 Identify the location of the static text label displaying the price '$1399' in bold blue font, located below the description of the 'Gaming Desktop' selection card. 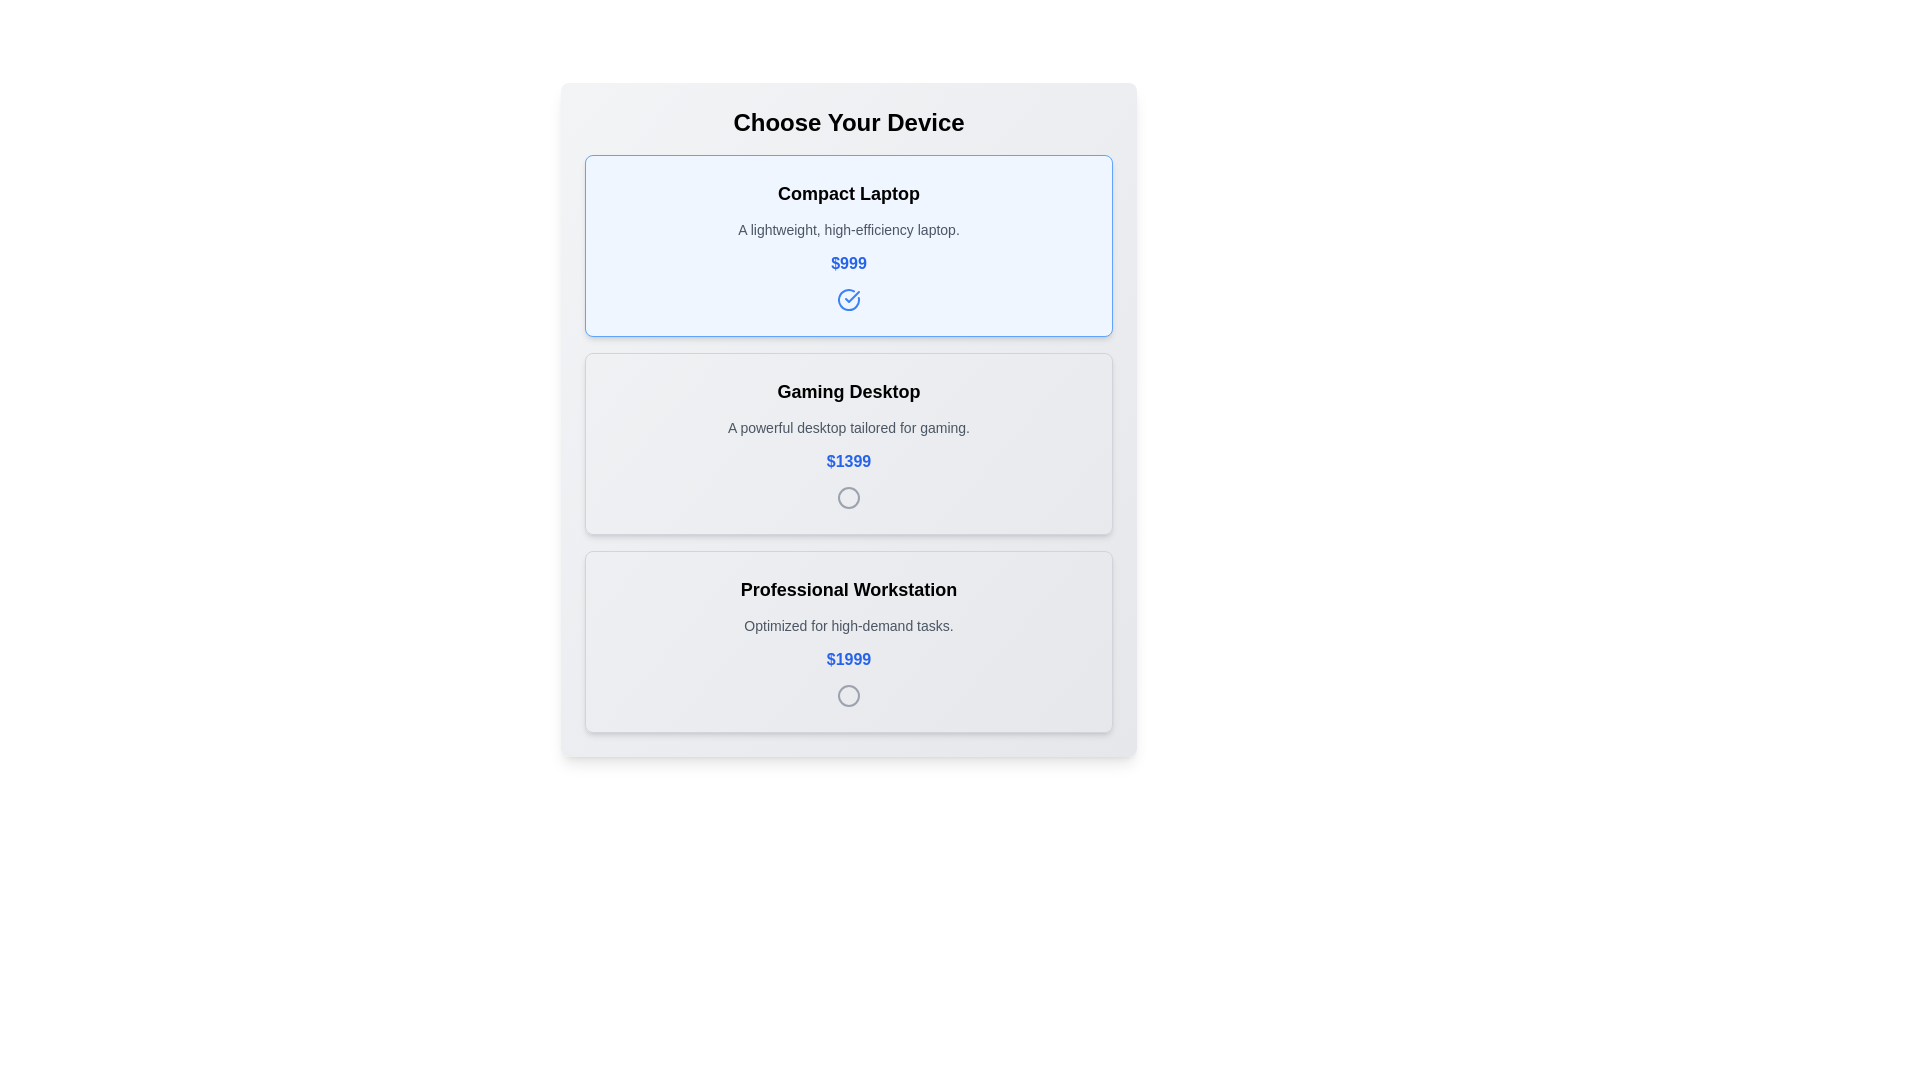
(849, 462).